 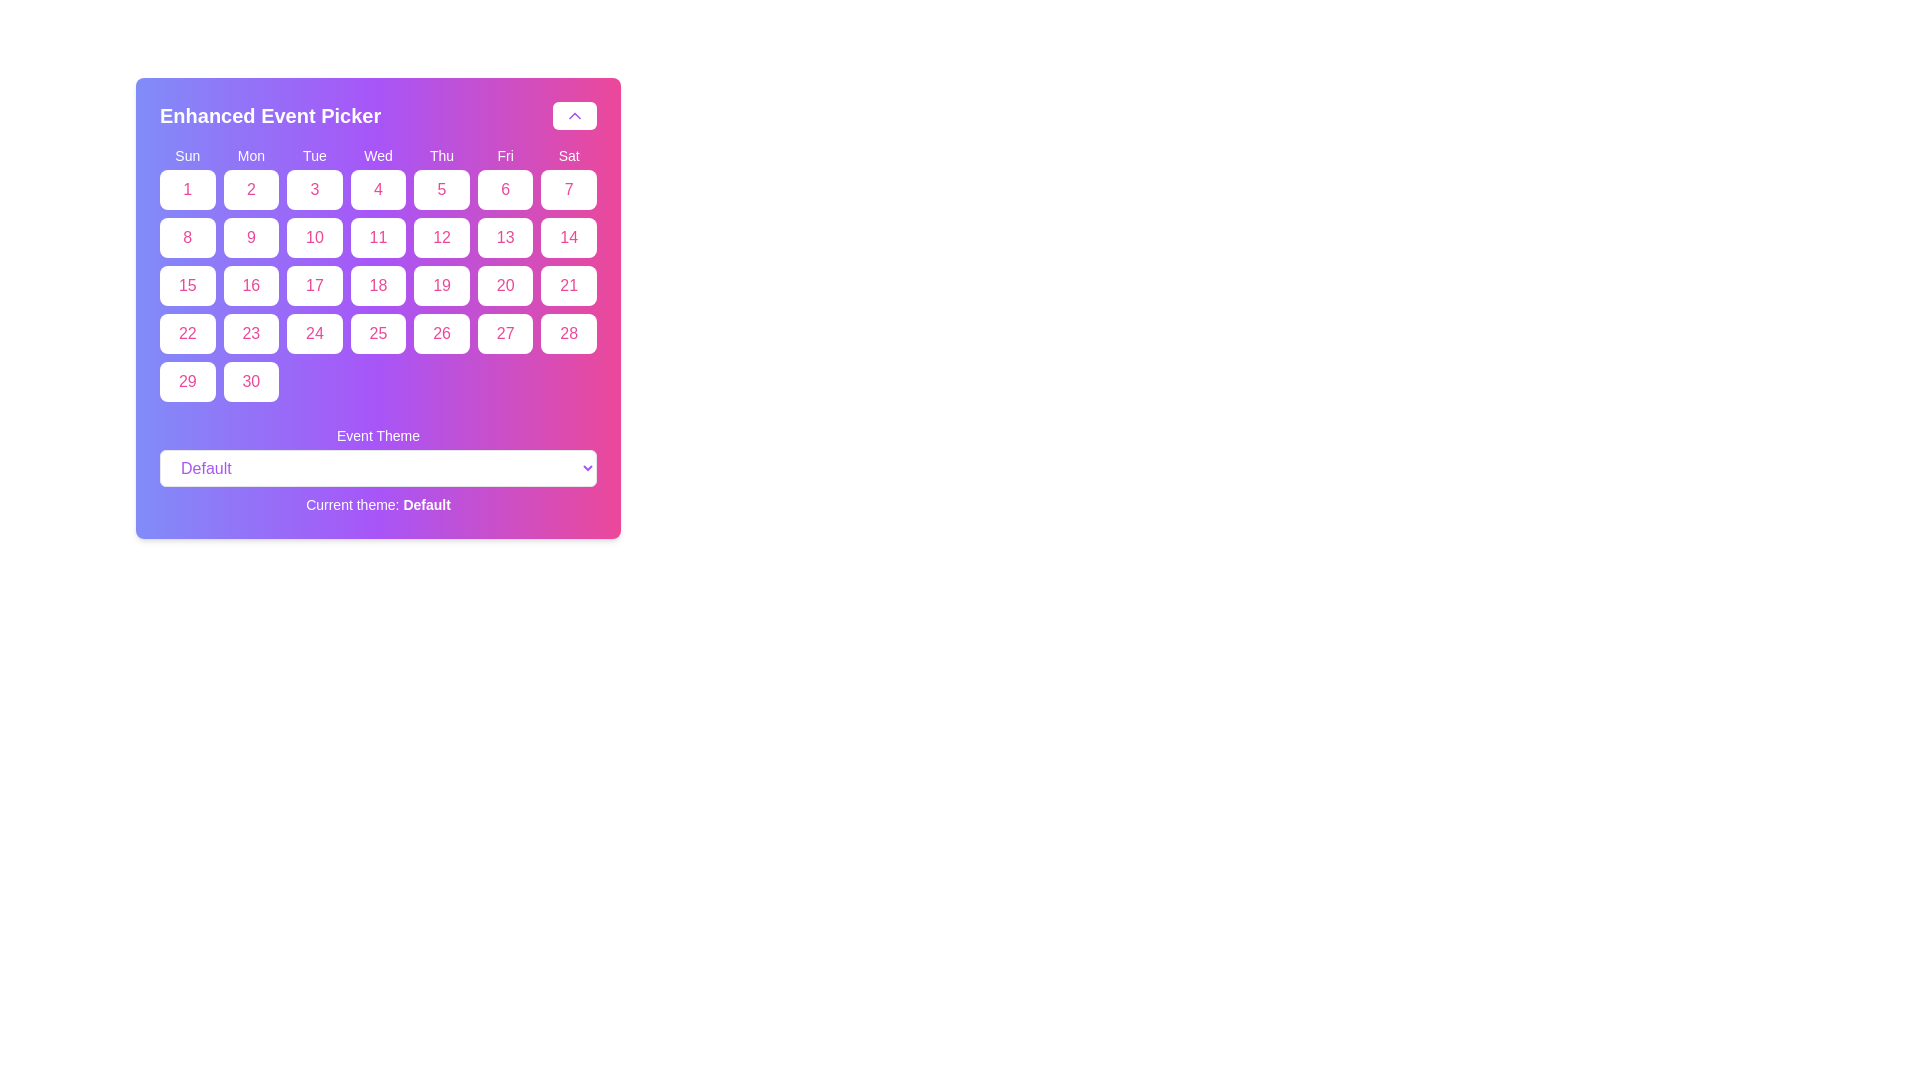 What do you see at coordinates (313, 285) in the screenshot?
I see `the button displaying the number '17' in pink text, located in the third row and third column of the calendar grid` at bounding box center [313, 285].